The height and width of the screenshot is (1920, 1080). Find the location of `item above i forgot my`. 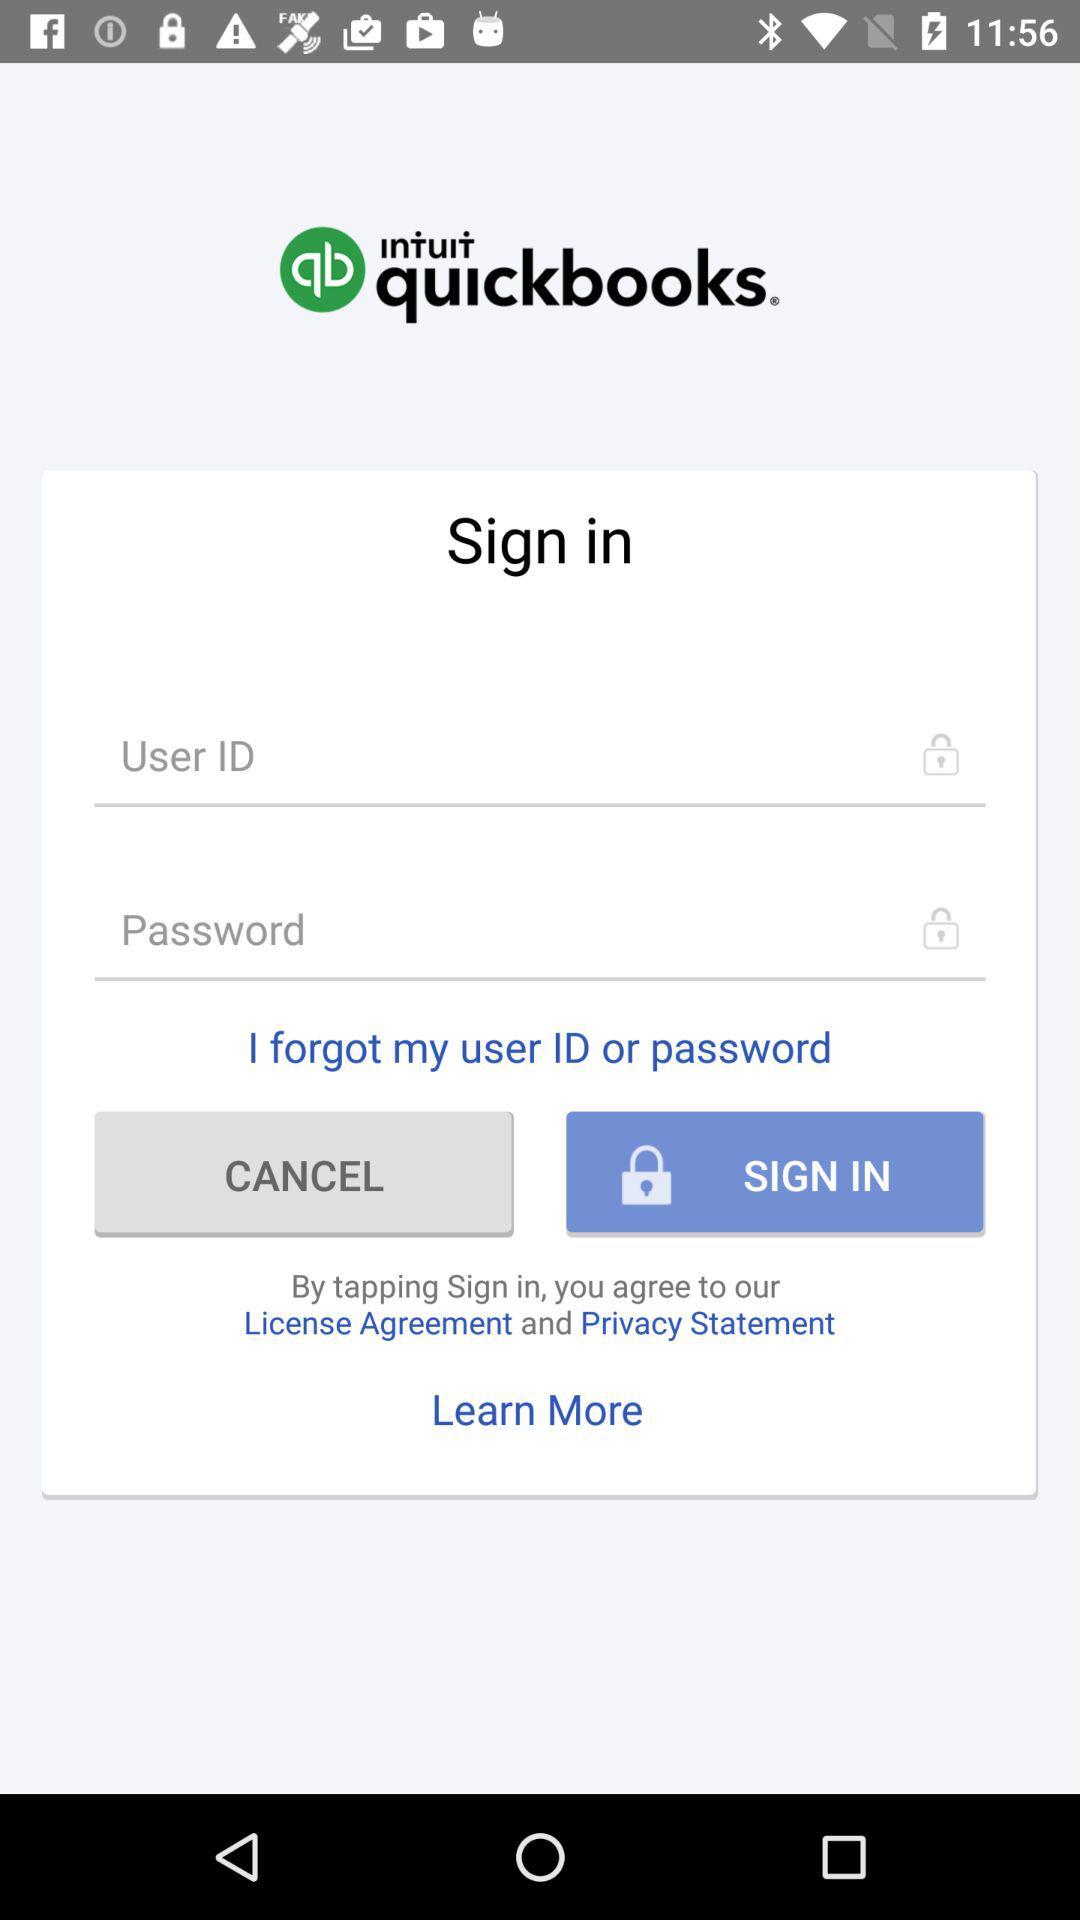

item above i forgot my is located at coordinates (540, 927).